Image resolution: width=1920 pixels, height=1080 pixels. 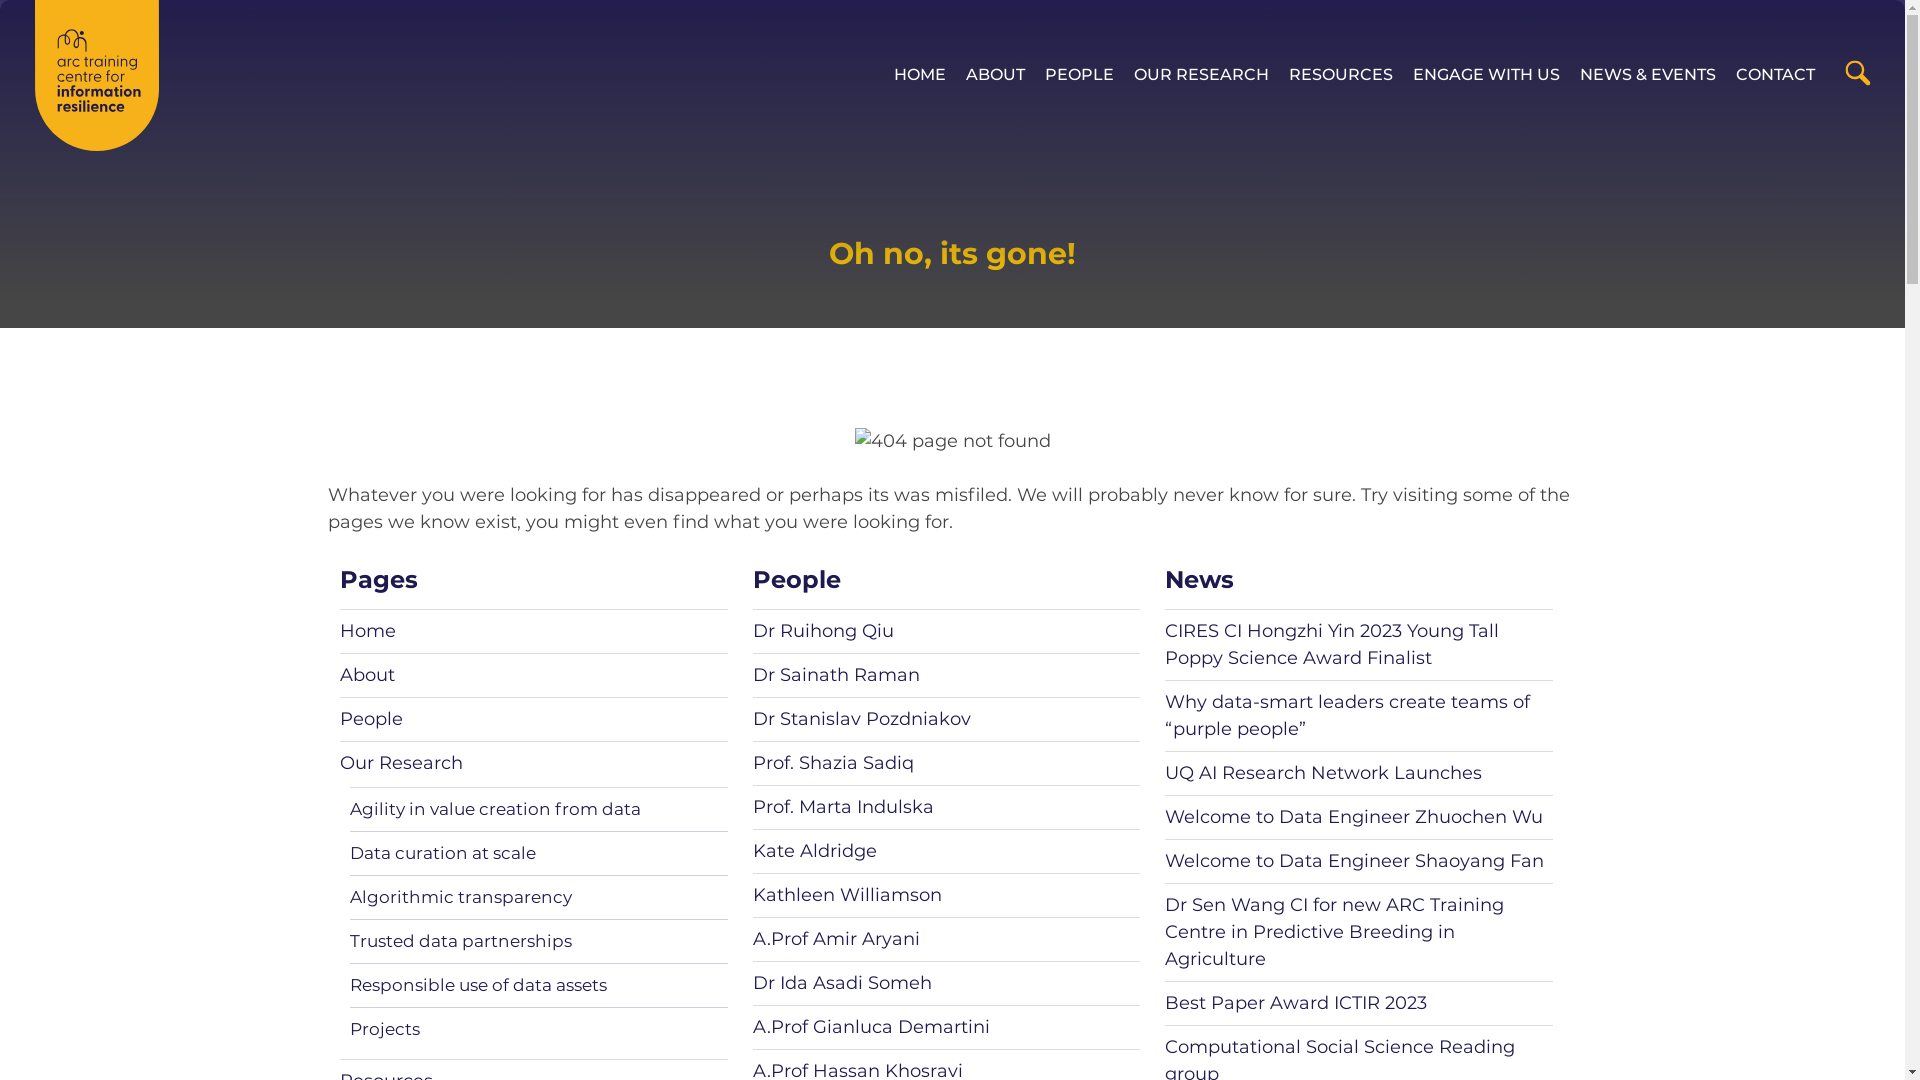 What do you see at coordinates (400, 763) in the screenshot?
I see `'Our Research'` at bounding box center [400, 763].